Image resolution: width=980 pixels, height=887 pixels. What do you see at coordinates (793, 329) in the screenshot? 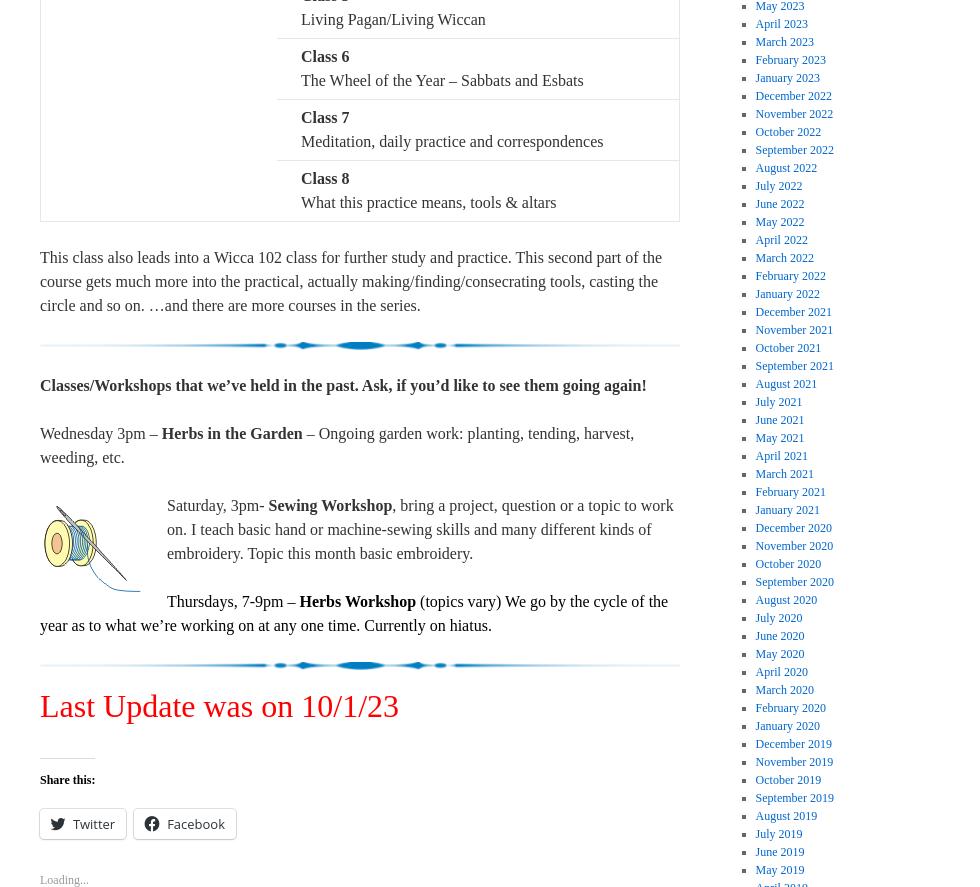
I see `'November 2021'` at bounding box center [793, 329].